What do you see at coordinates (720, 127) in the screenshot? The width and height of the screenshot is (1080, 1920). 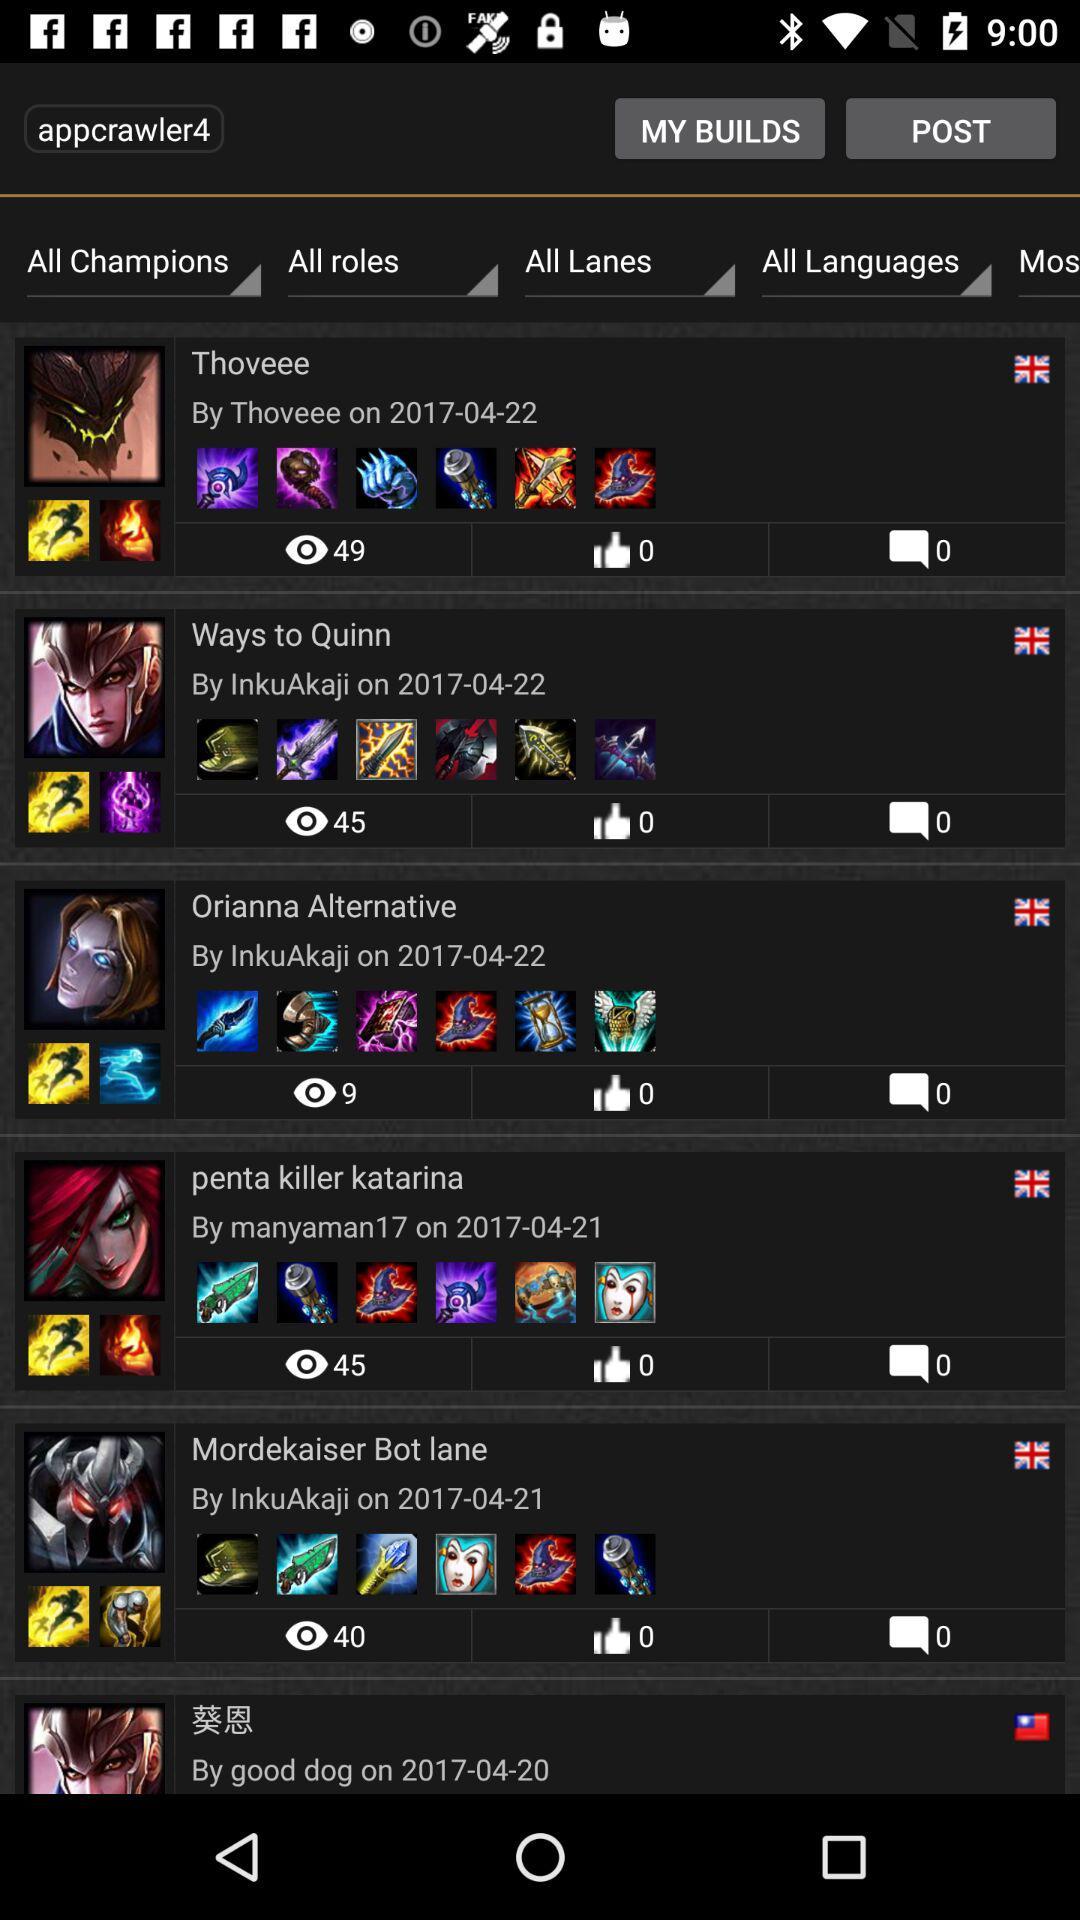 I see `the icon to the left of the post item` at bounding box center [720, 127].